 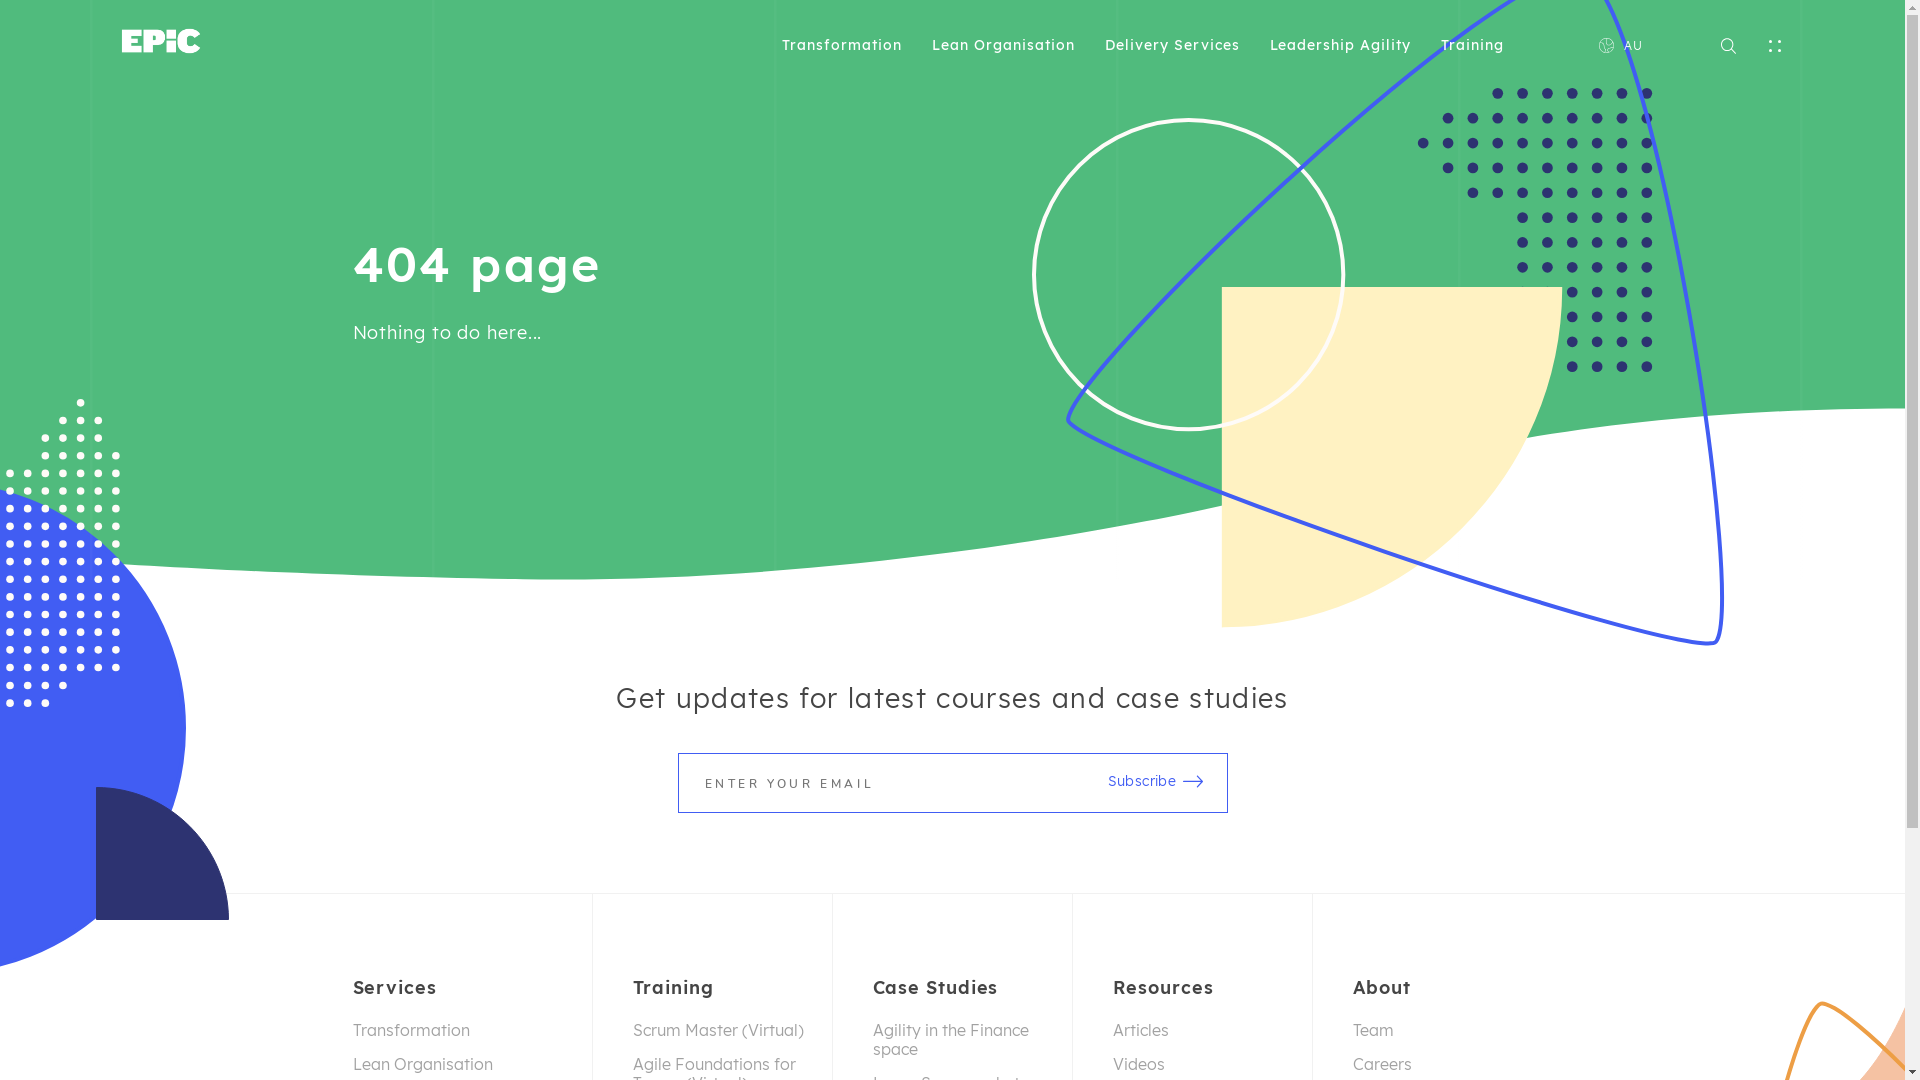 What do you see at coordinates (1172, 45) in the screenshot?
I see `'Delivery Services'` at bounding box center [1172, 45].